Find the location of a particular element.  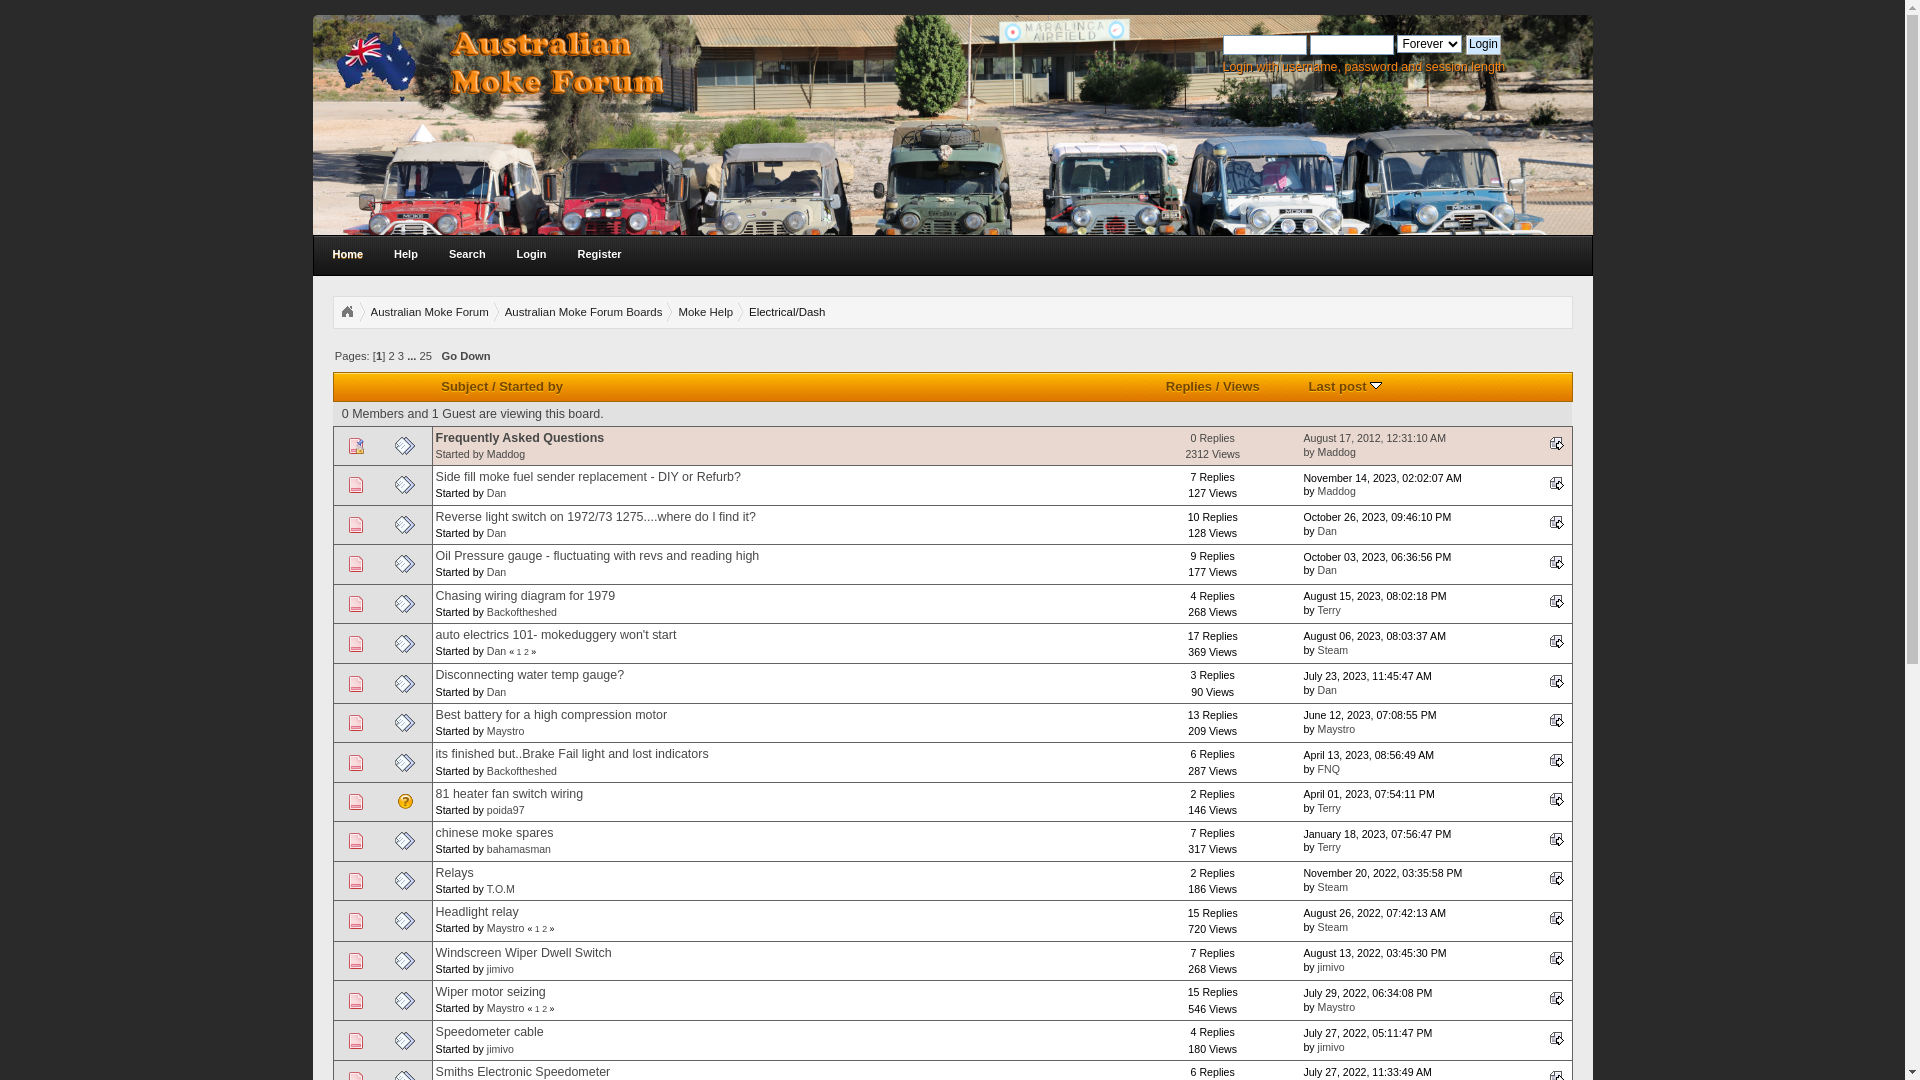

'Australian Moke Forum' is located at coordinates (427, 312).